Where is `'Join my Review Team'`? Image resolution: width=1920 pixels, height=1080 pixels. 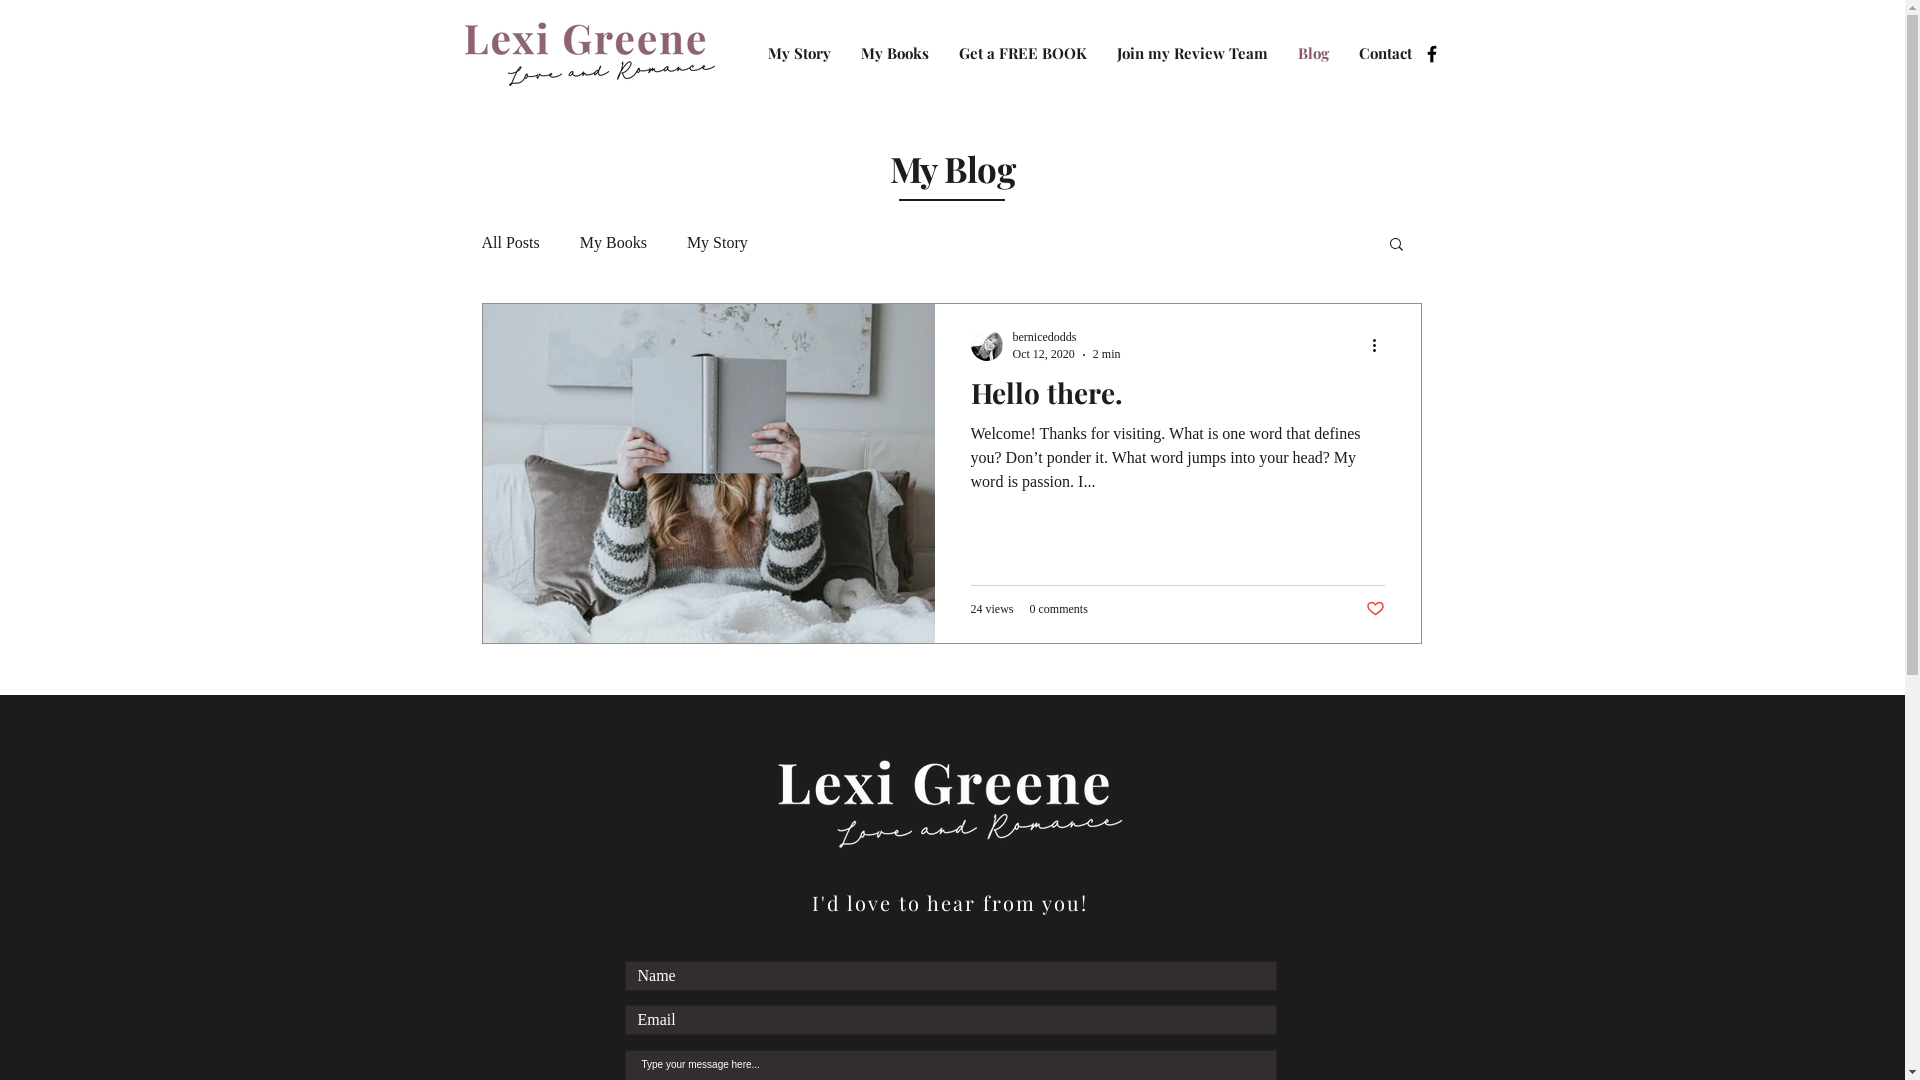 'Join my Review Team' is located at coordinates (1192, 52).